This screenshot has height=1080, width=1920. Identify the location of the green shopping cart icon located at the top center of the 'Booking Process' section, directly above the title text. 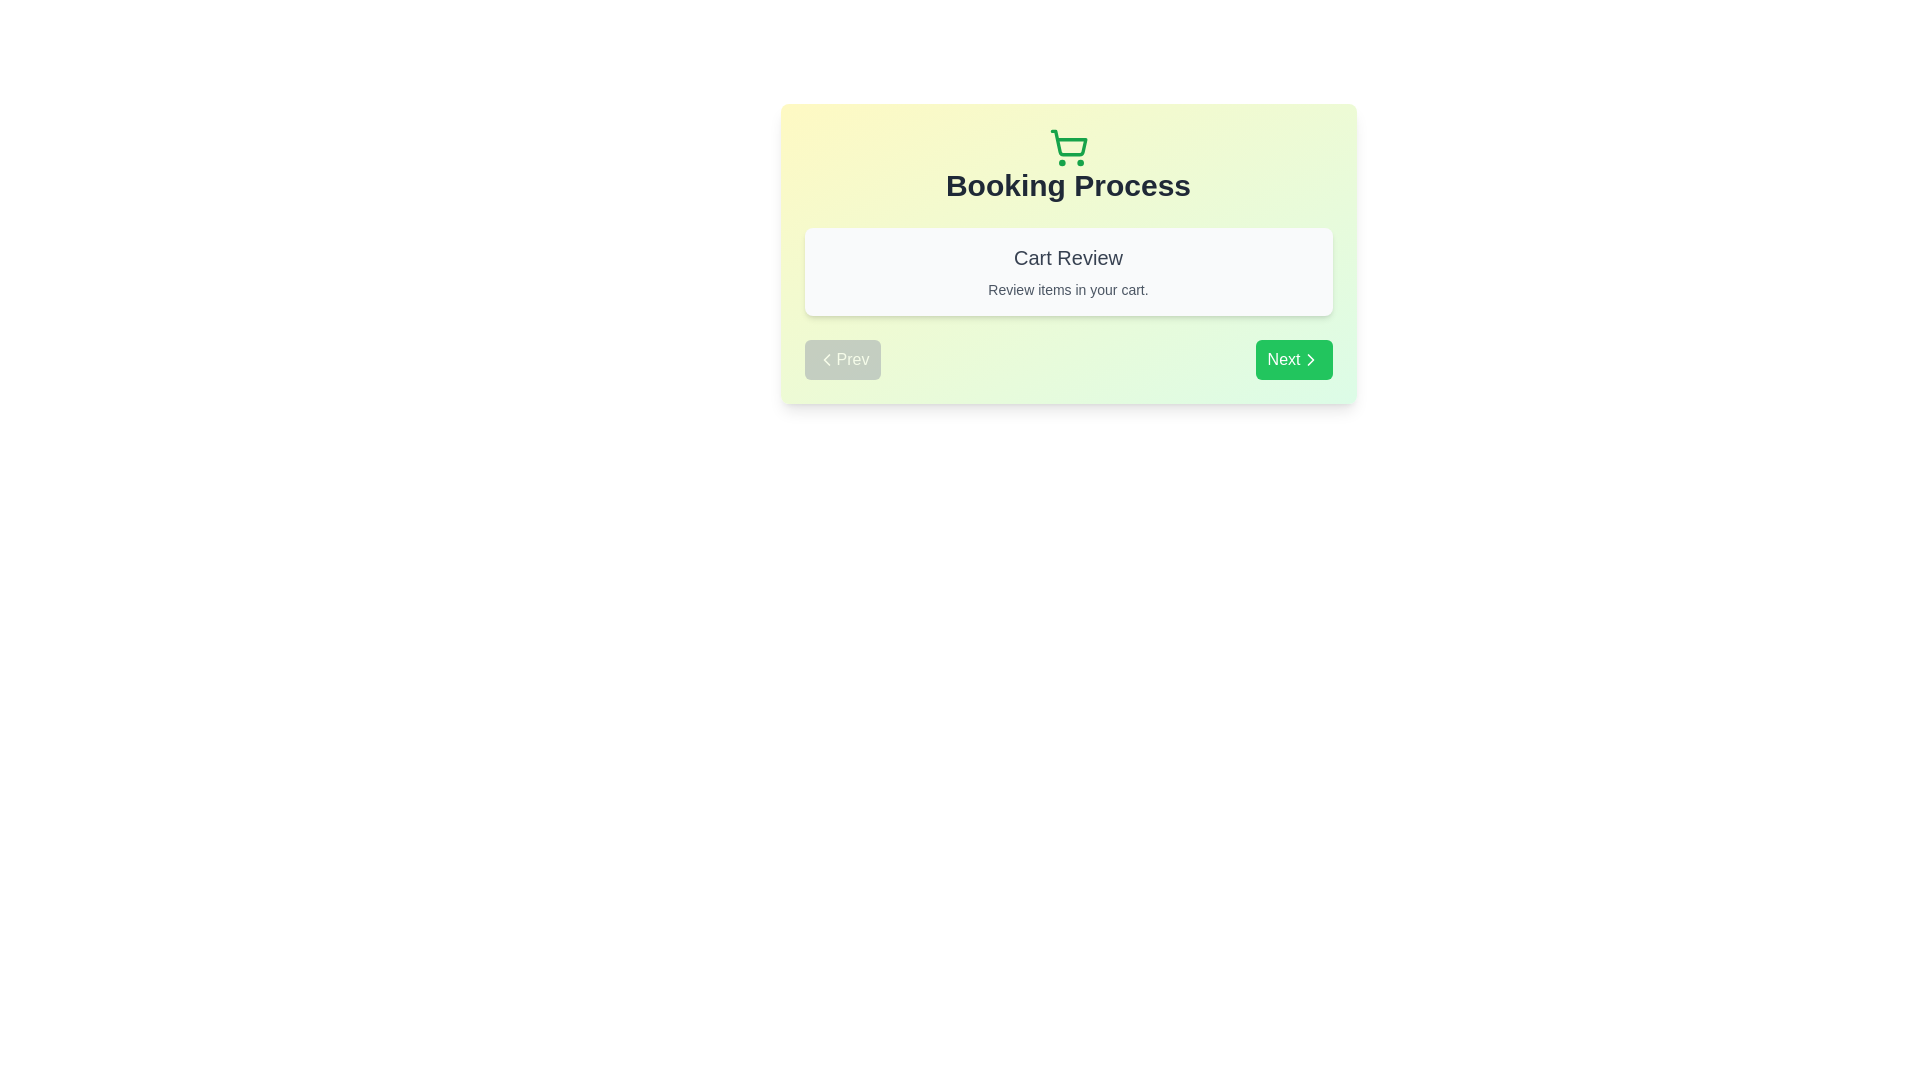
(1067, 146).